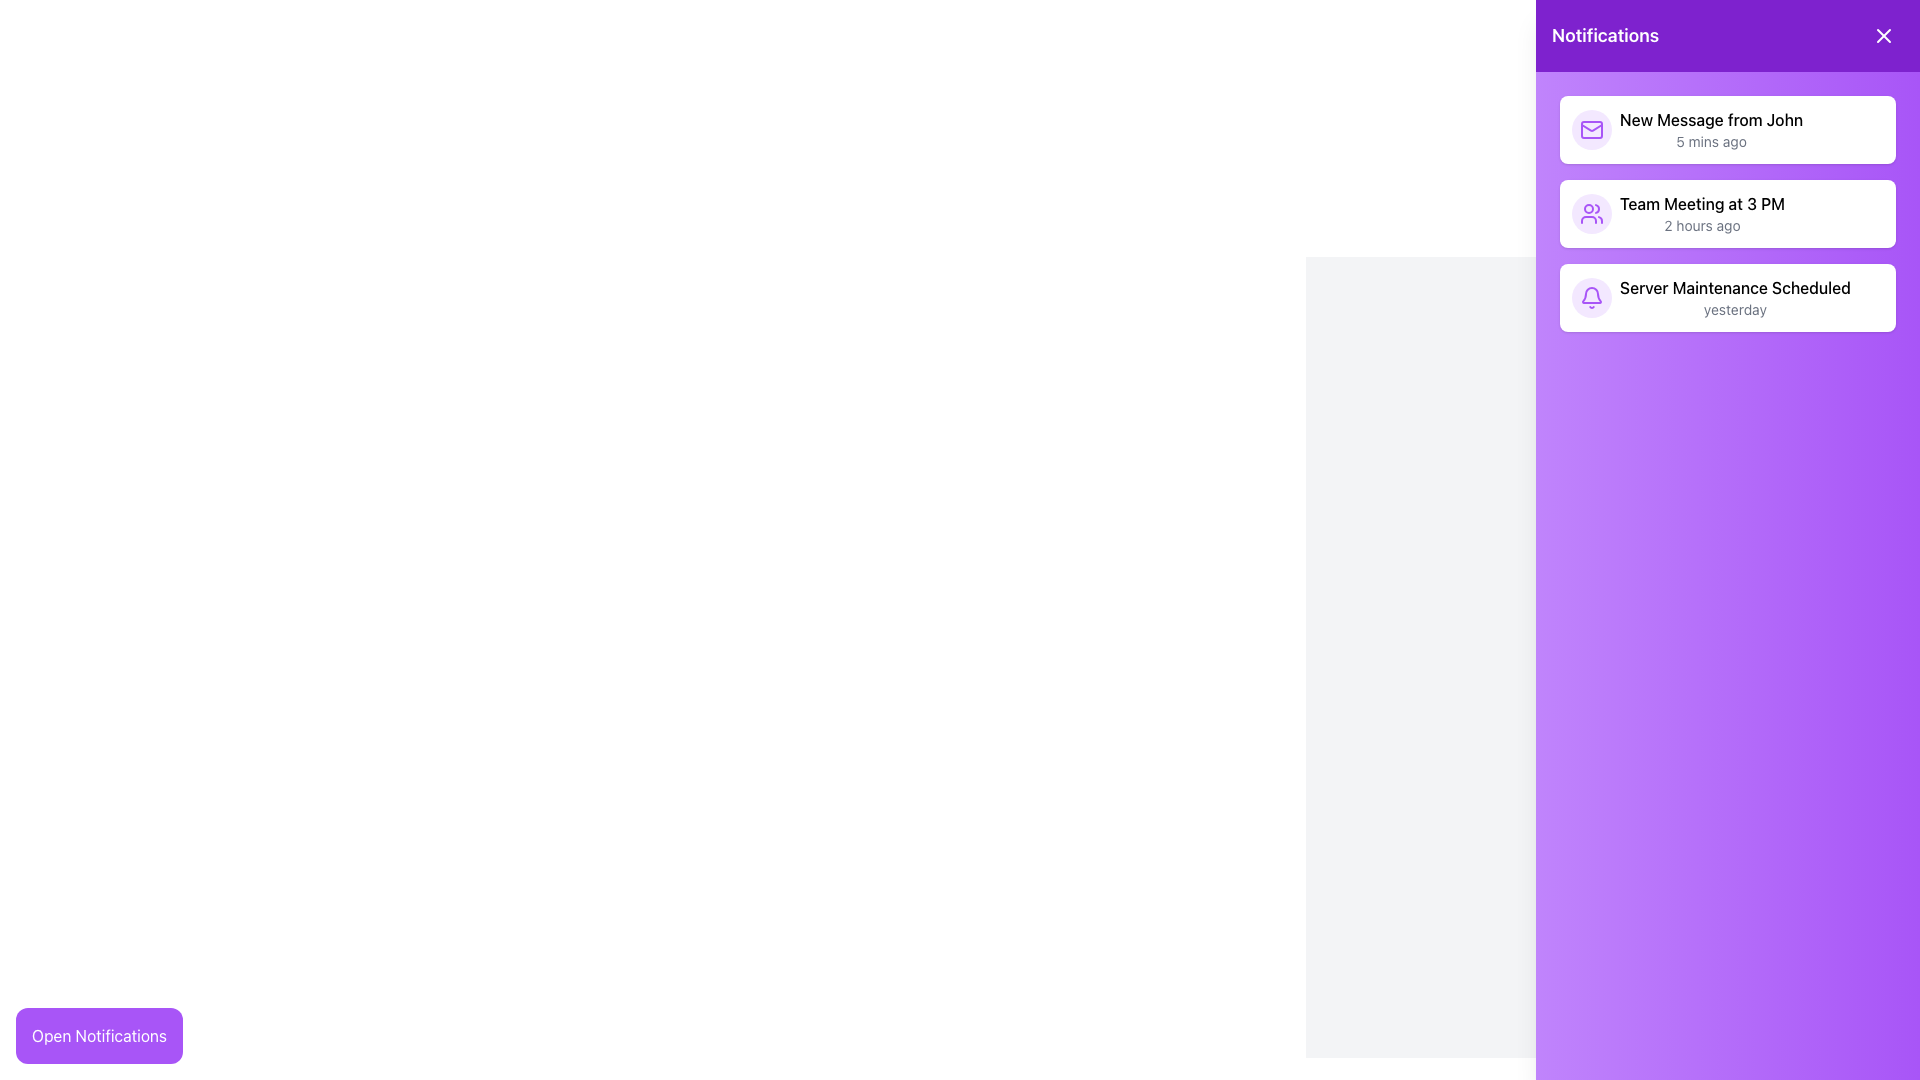 This screenshot has width=1920, height=1080. I want to click on the topmost notification entry in the notification panel that indicates a recent message from 'John' received 5 mins ago, so click(1686, 130).